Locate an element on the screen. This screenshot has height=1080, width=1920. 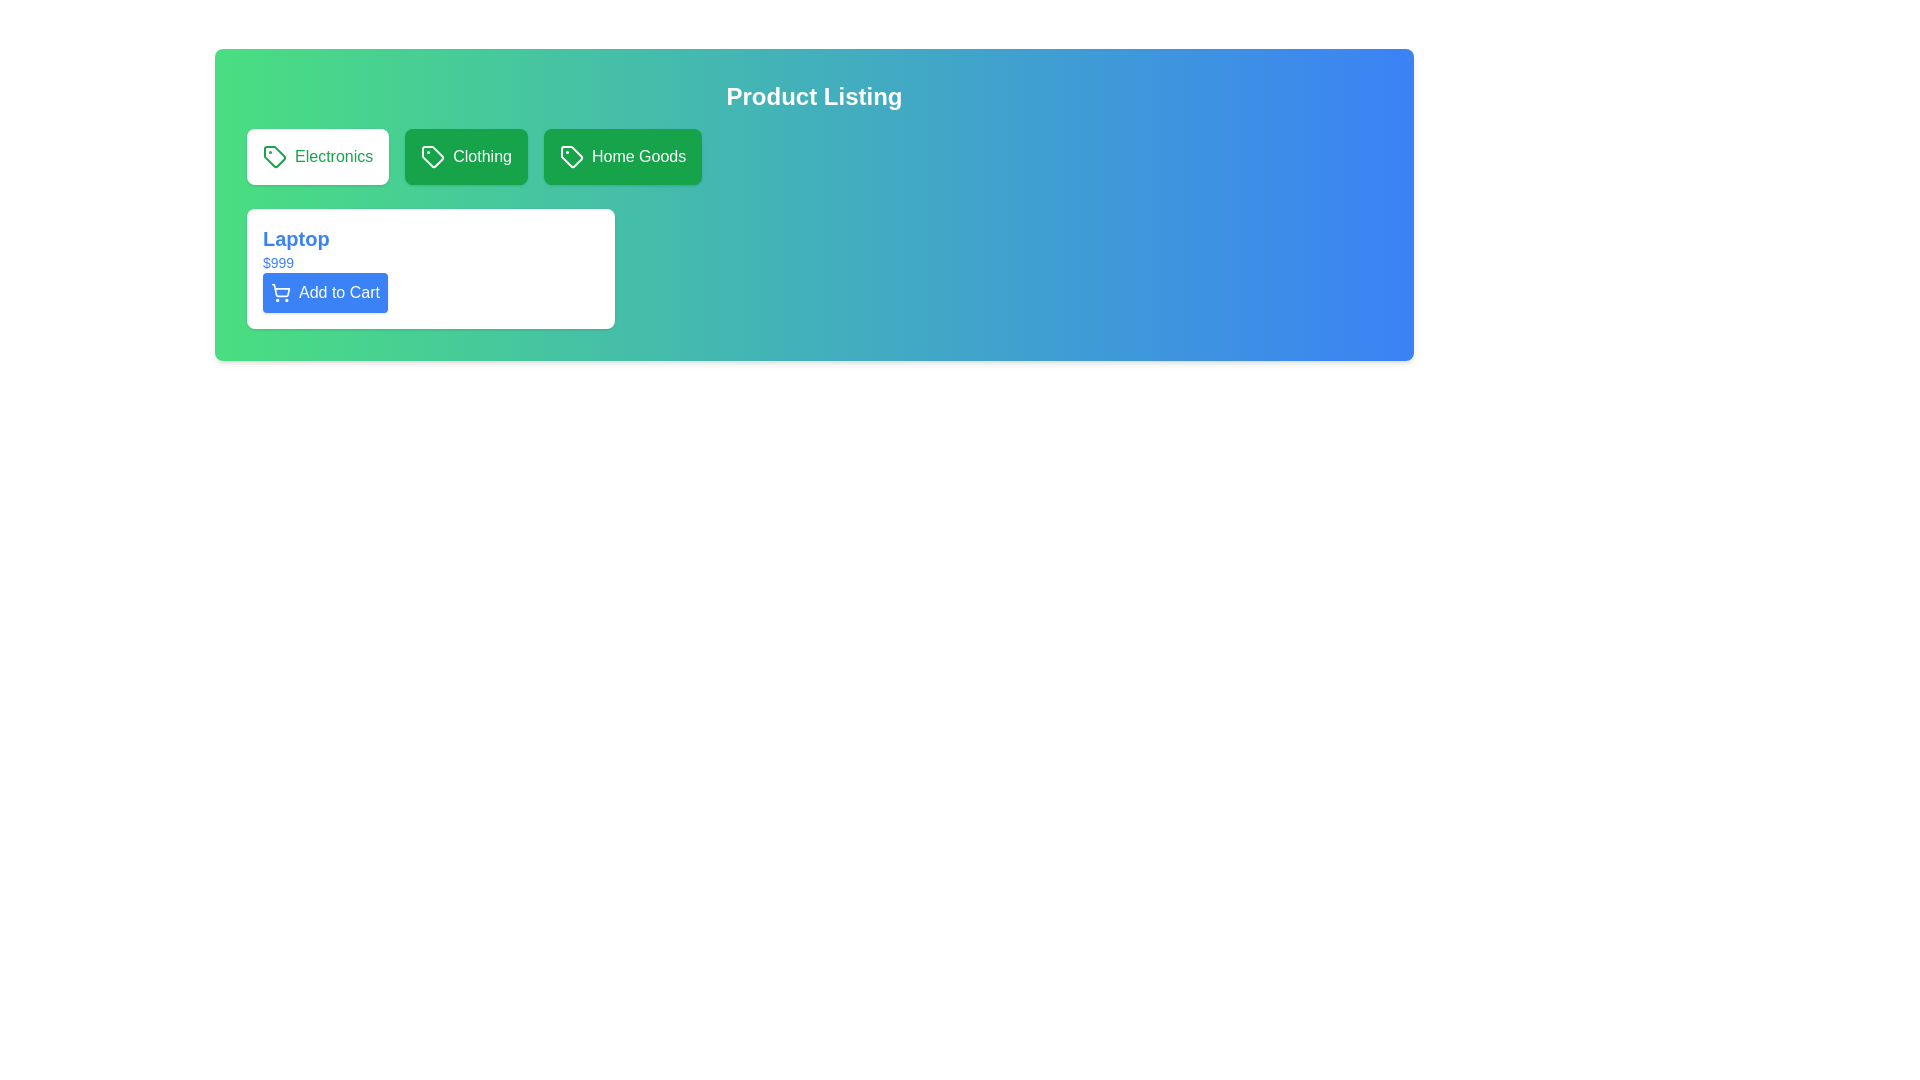
the button labeled 'Electronics', which is styled with a rounded rectangular shape, a light background, and green text is located at coordinates (317, 156).